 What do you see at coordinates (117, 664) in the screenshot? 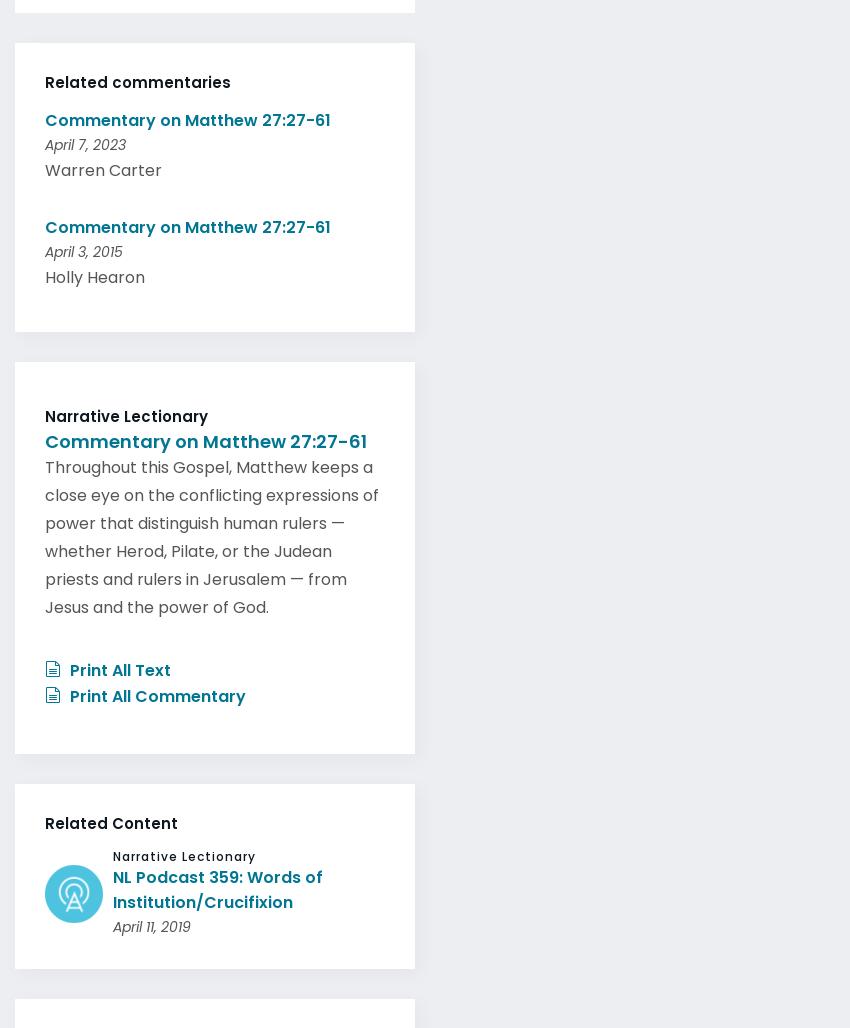
I see `'Print All Text'` at bounding box center [117, 664].